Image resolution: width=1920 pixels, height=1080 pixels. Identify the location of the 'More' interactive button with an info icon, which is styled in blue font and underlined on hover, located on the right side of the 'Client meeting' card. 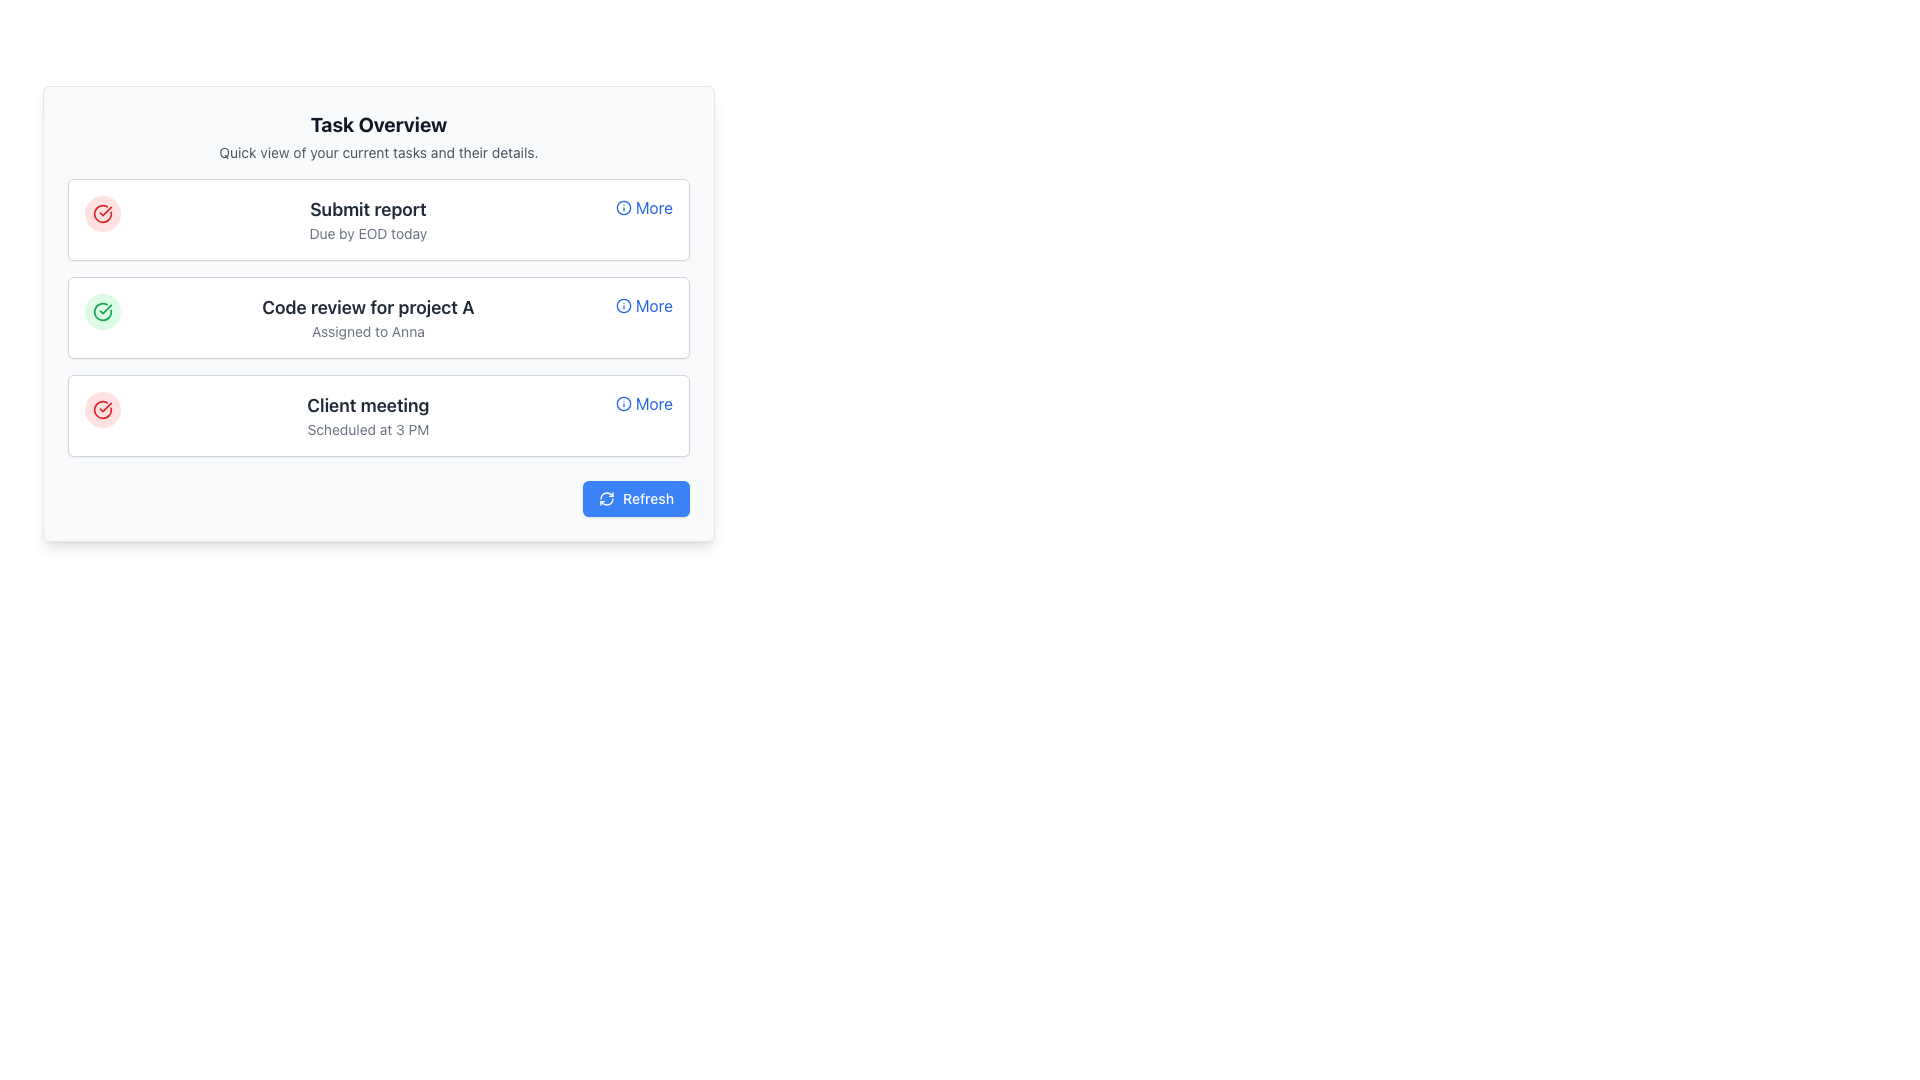
(644, 404).